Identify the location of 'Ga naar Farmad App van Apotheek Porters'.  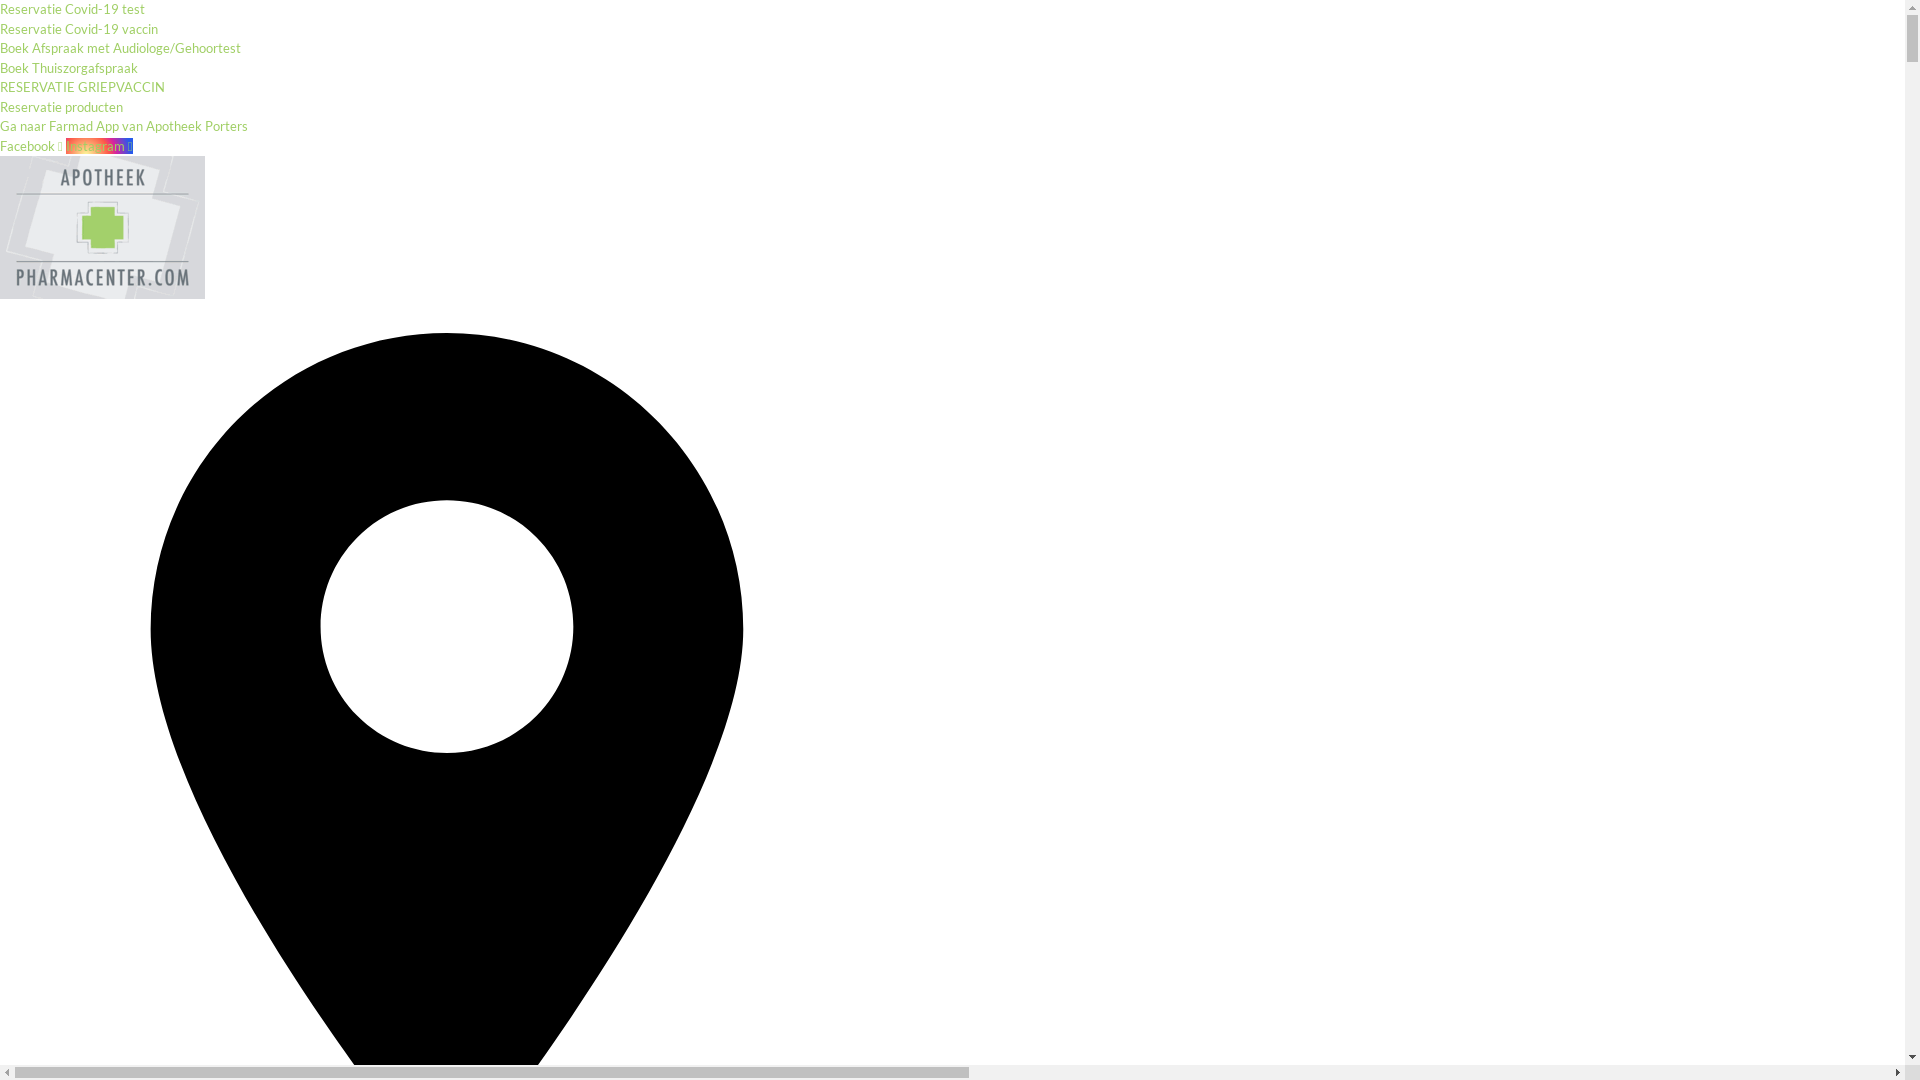
(0, 126).